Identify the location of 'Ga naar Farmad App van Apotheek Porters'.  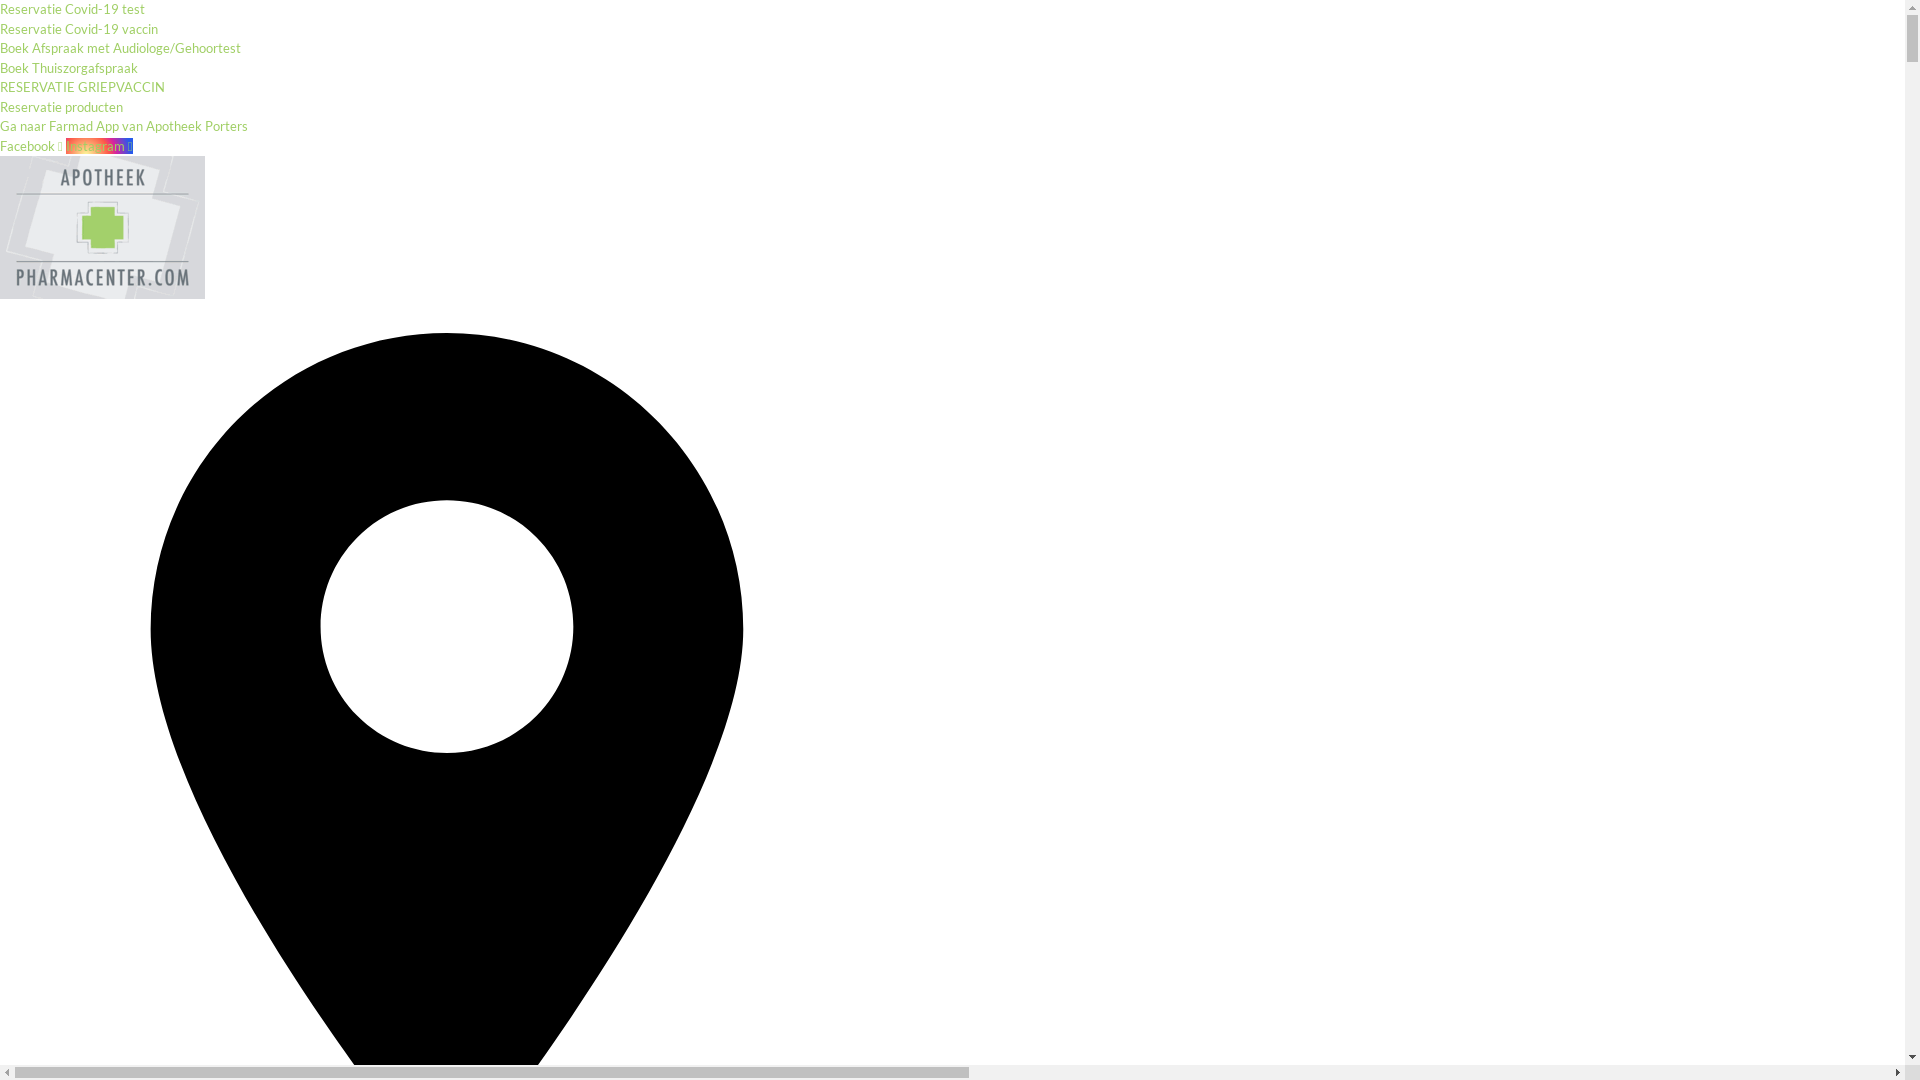
(0, 126).